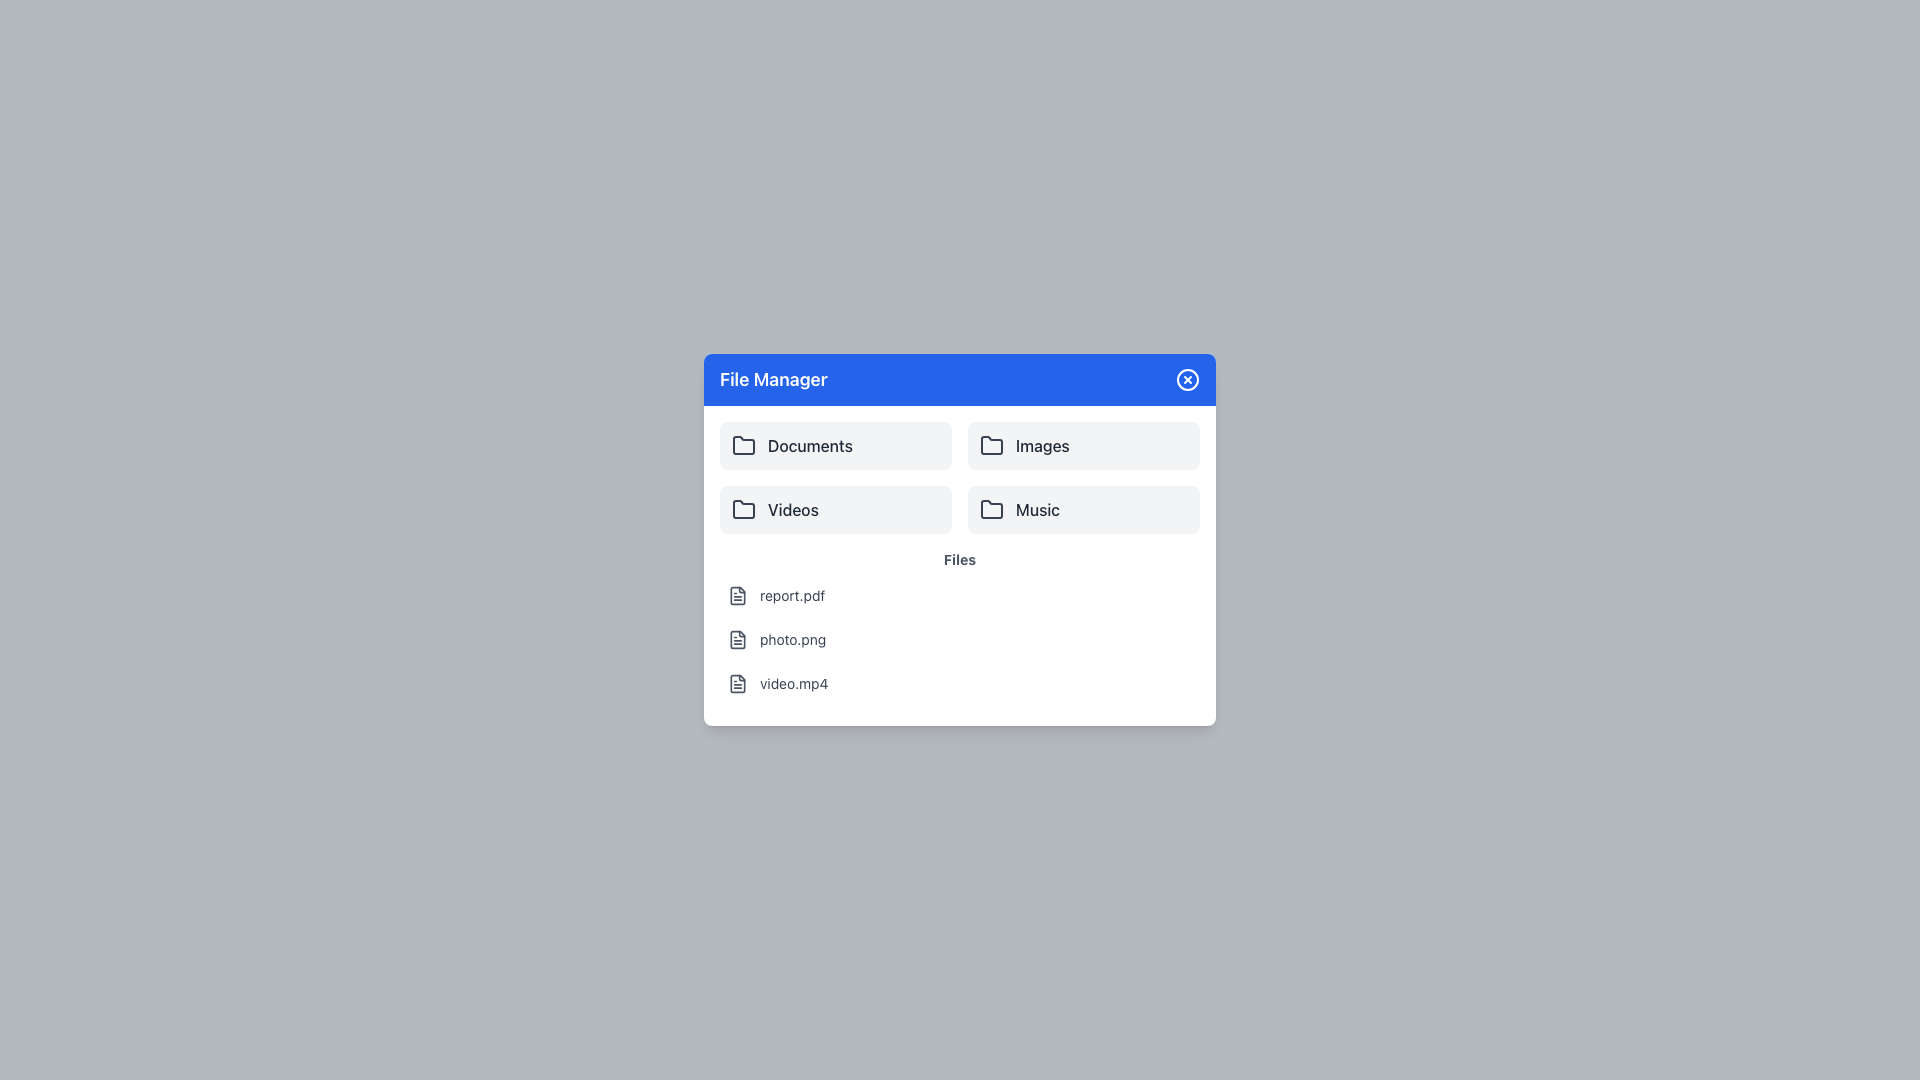  Describe the element at coordinates (992, 443) in the screenshot. I see `the 'Images' folder icon in the file manager interface` at that location.